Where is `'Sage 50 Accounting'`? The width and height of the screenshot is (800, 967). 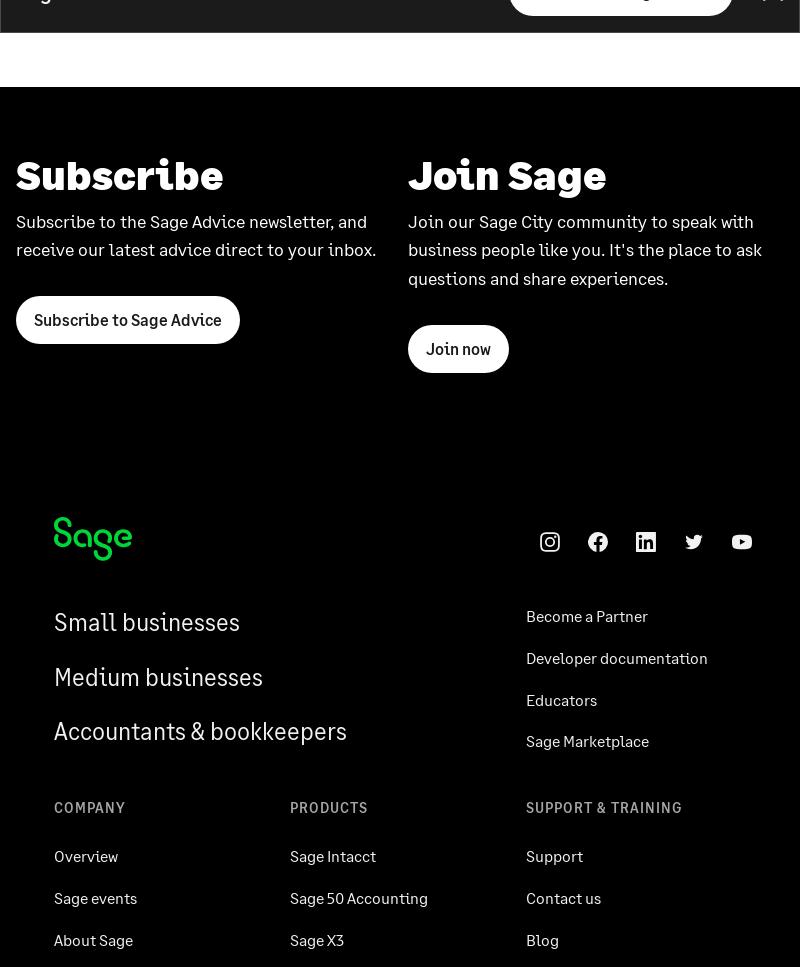 'Sage 50 Accounting' is located at coordinates (289, 896).